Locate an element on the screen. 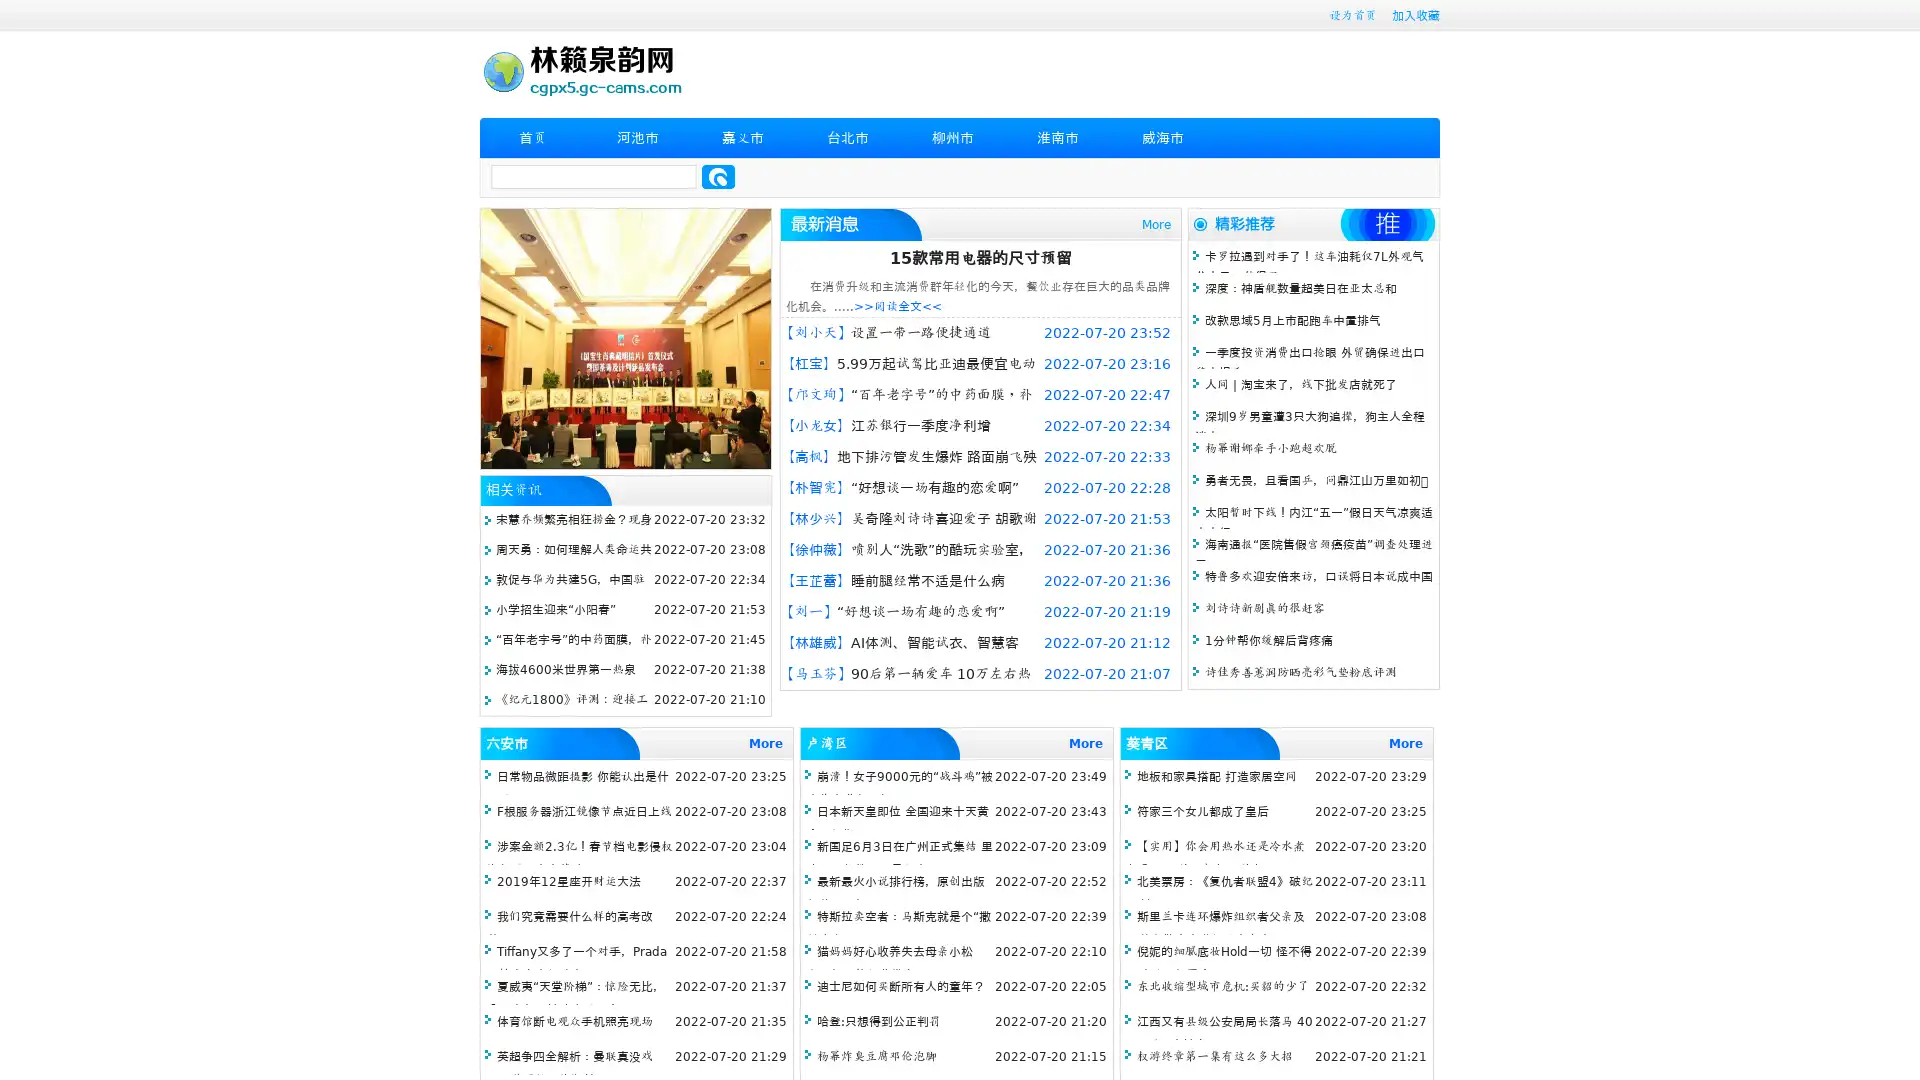 The width and height of the screenshot is (1920, 1080). Search is located at coordinates (718, 176).